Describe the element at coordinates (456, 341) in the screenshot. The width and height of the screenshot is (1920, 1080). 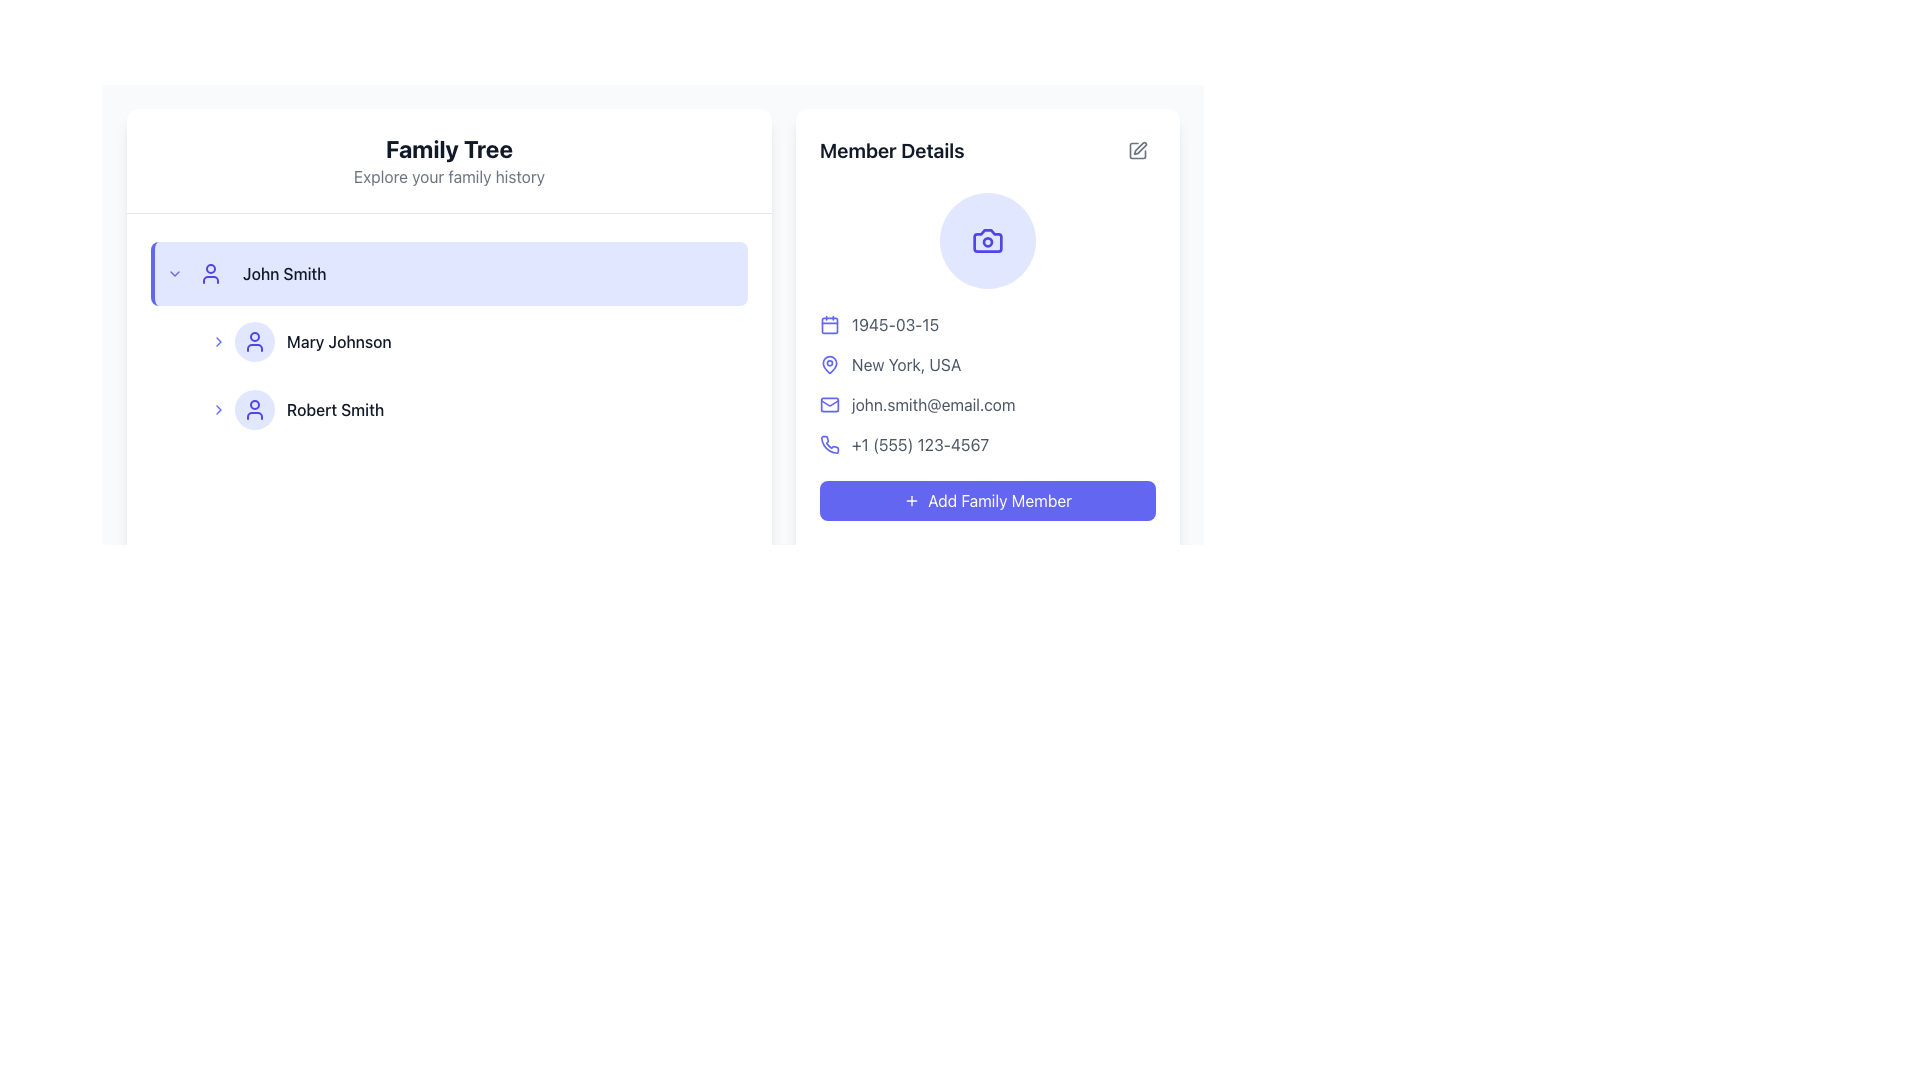
I see `the list item representing the family member 'Mary Johnson' in the Family Tree section by moving the cursor to its center point` at that location.